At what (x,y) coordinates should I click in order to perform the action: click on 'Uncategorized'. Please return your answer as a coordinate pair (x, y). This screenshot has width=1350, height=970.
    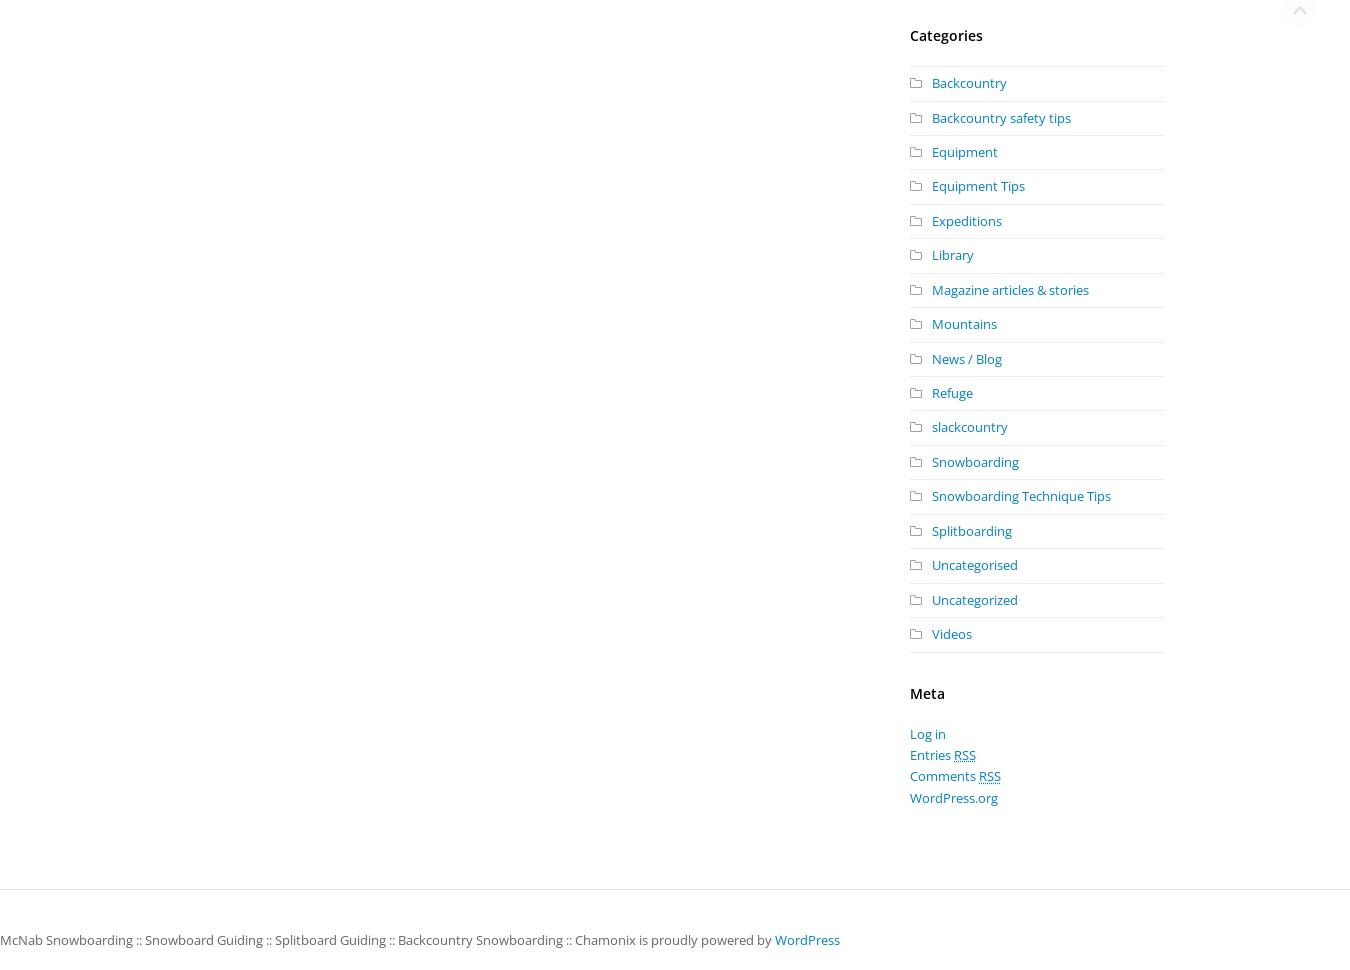
    Looking at the image, I should click on (973, 598).